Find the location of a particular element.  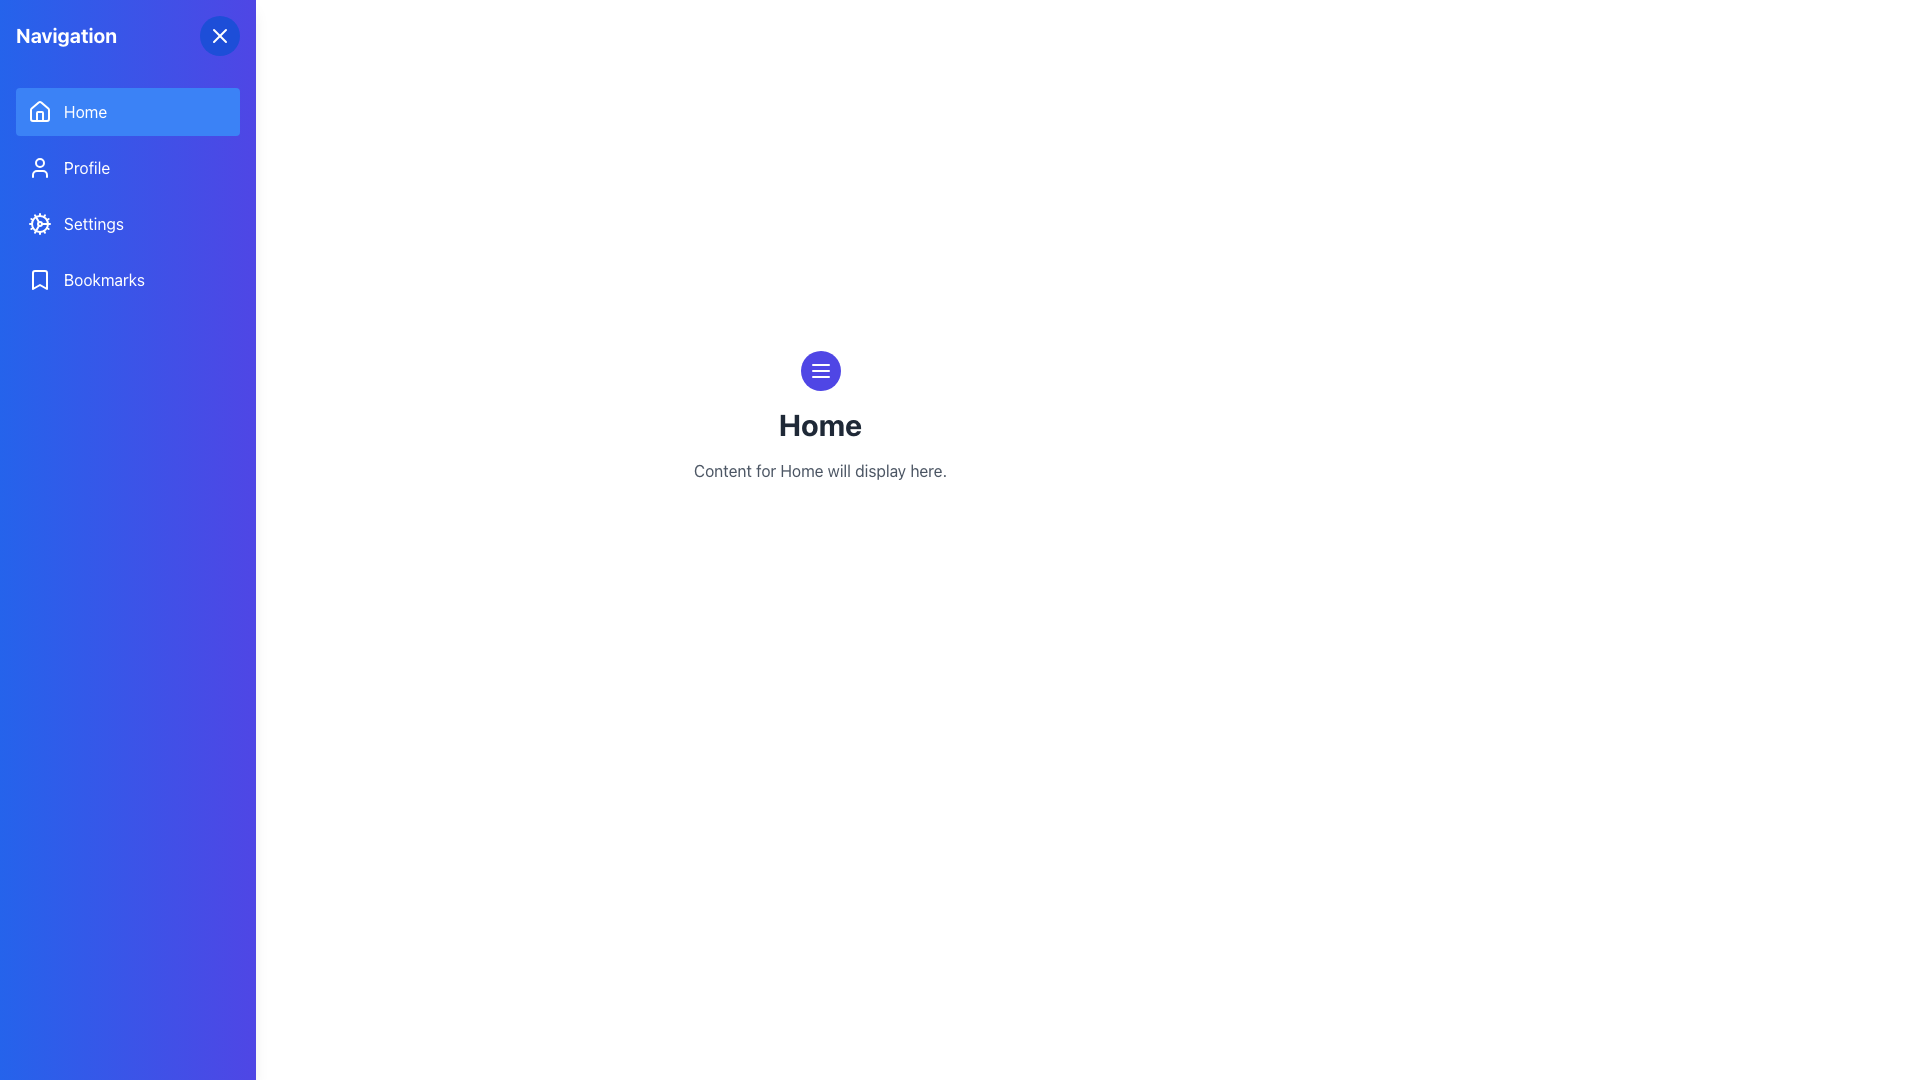

house-shaped icon located to the left of the 'Home' text, which is displayed in white on a blue background is located at coordinates (39, 111).